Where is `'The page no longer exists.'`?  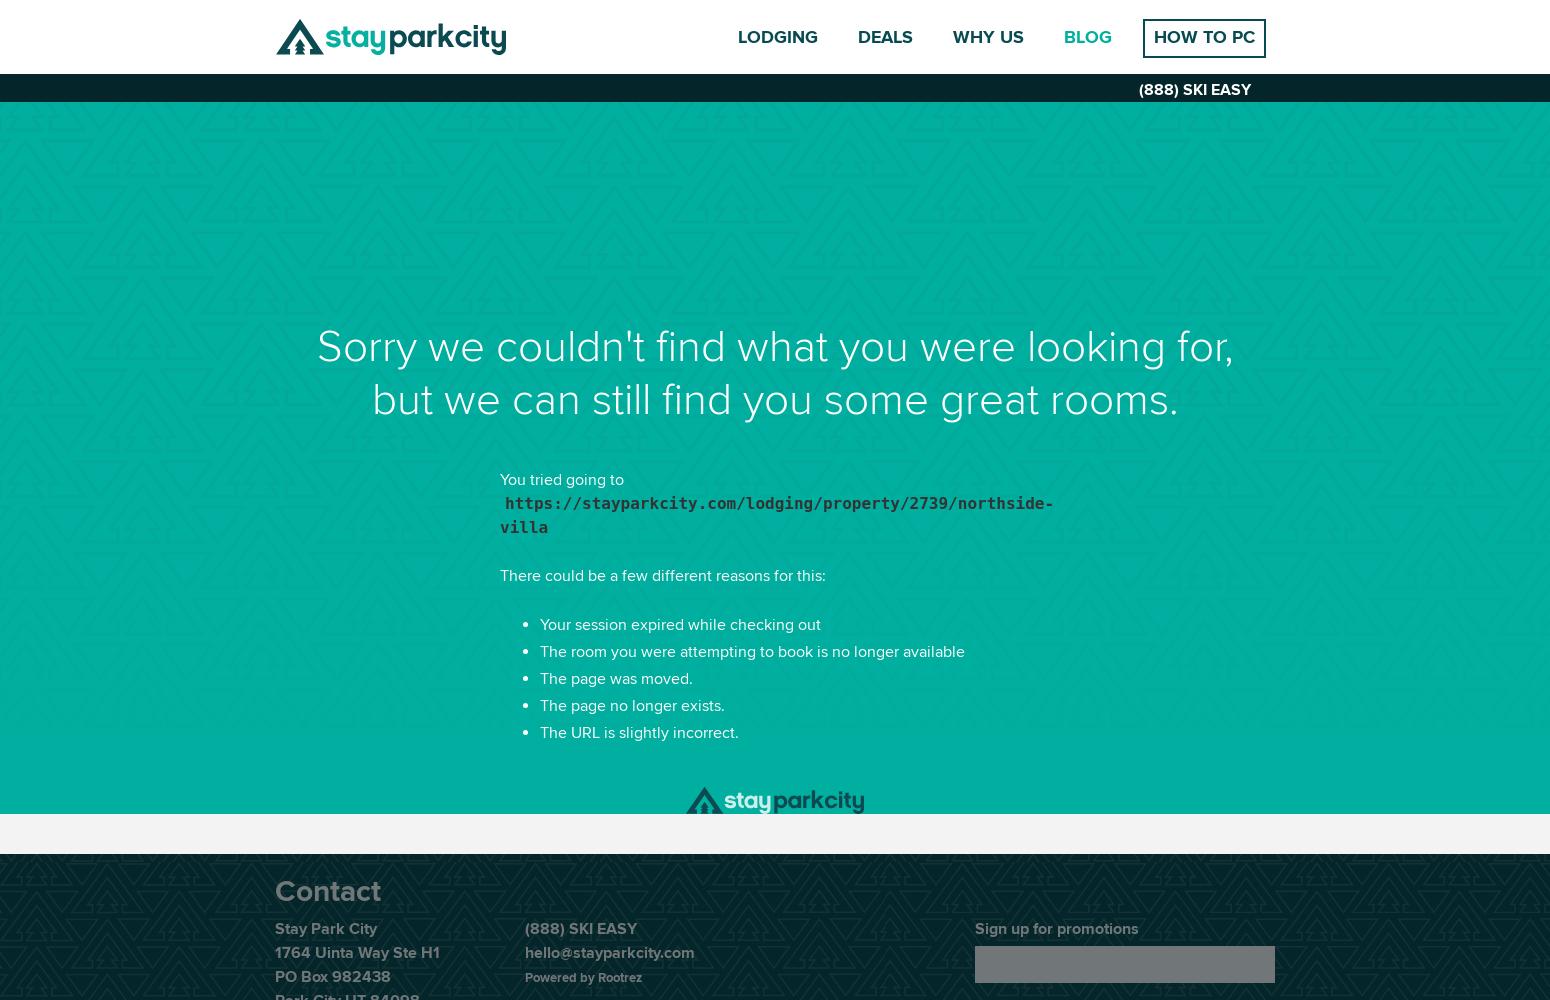 'The page no longer exists.' is located at coordinates (539, 704).